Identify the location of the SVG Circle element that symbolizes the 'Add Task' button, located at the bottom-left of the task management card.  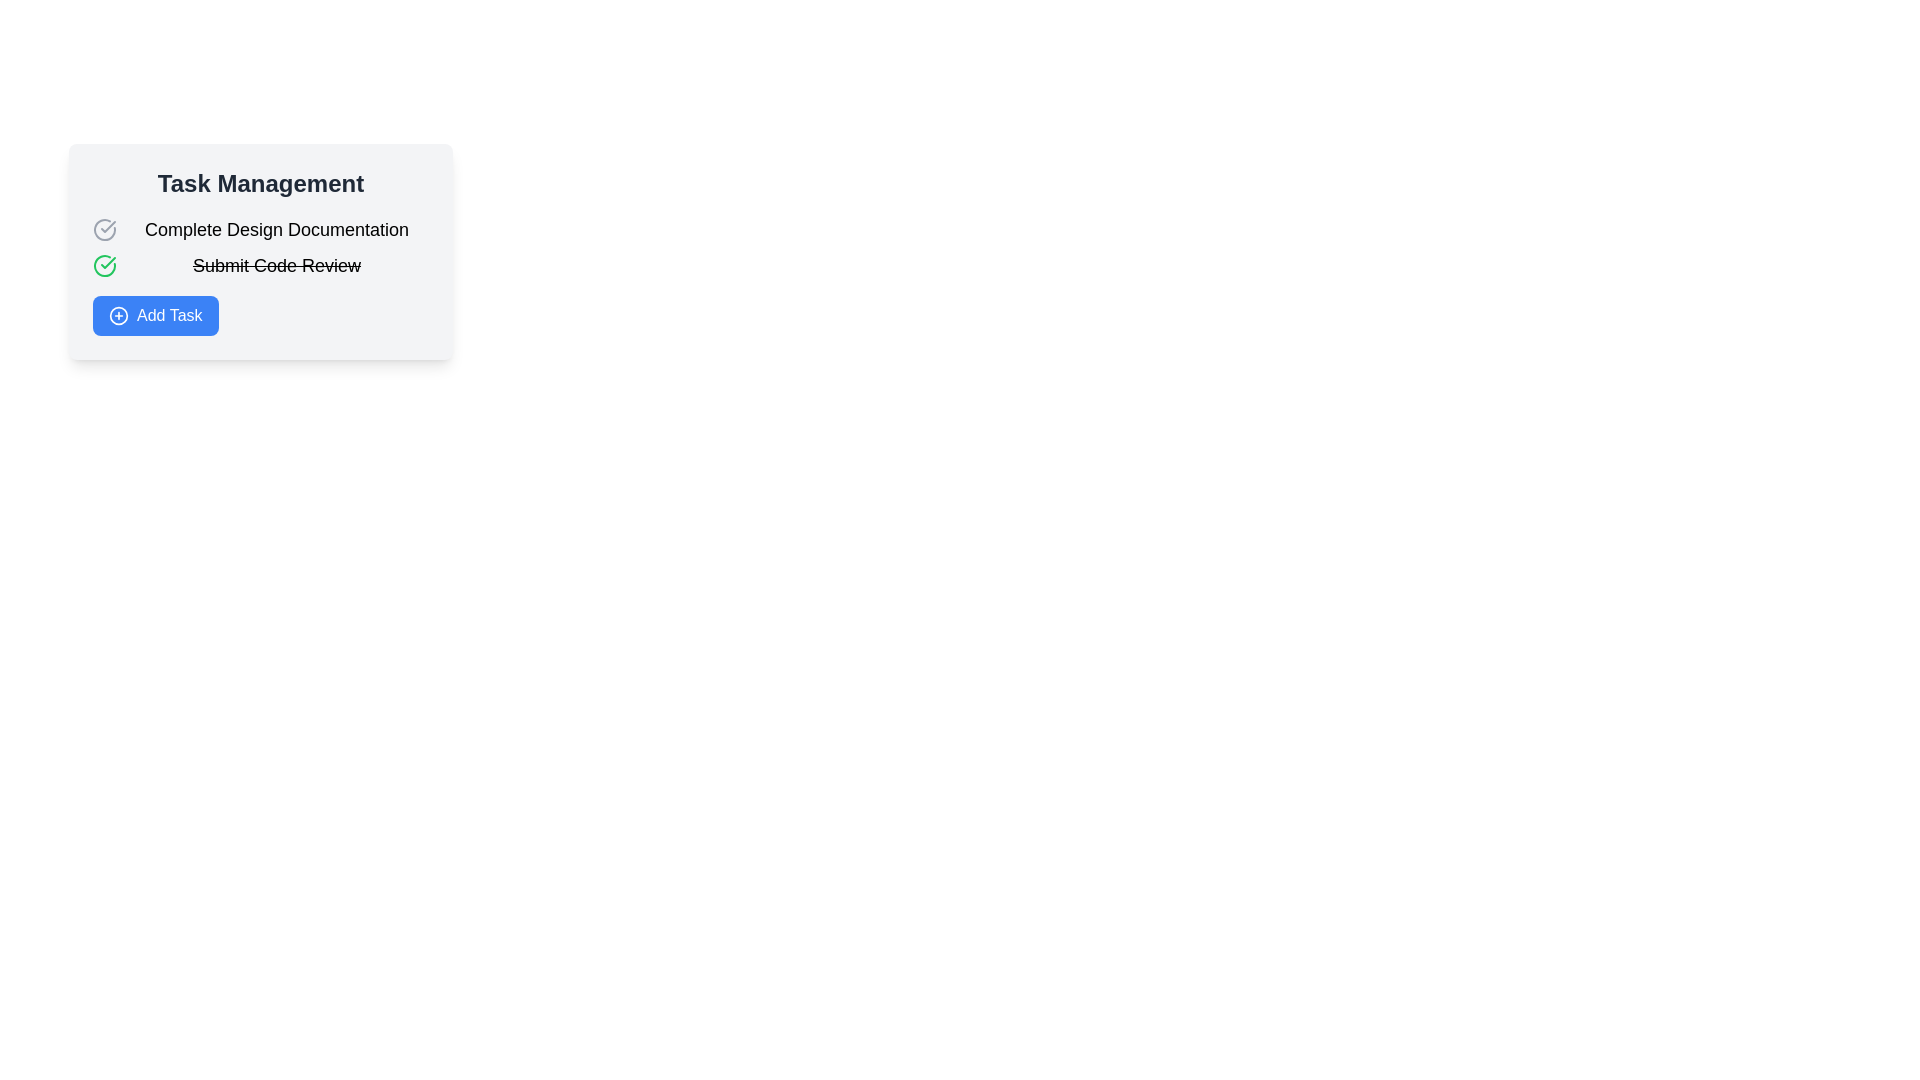
(118, 315).